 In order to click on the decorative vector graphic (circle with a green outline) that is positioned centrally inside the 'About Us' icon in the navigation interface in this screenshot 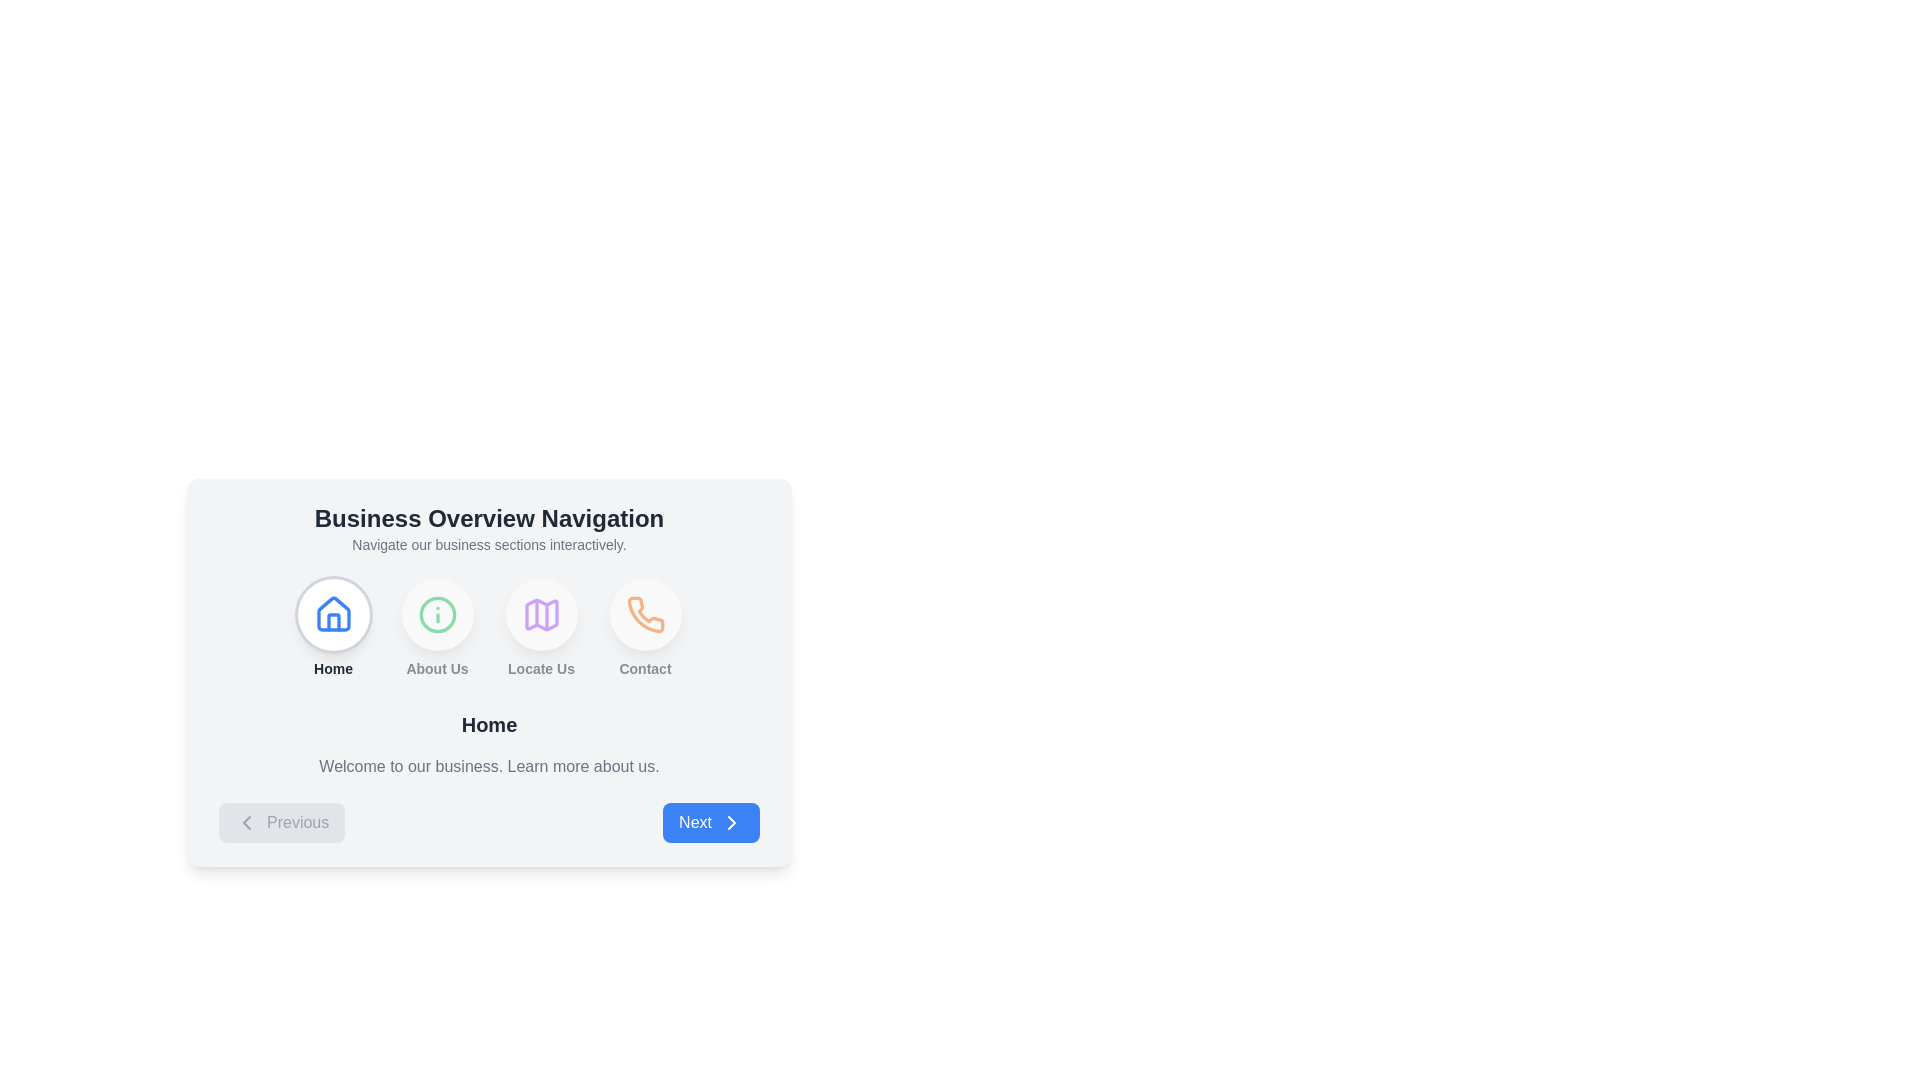, I will do `click(436, 613)`.